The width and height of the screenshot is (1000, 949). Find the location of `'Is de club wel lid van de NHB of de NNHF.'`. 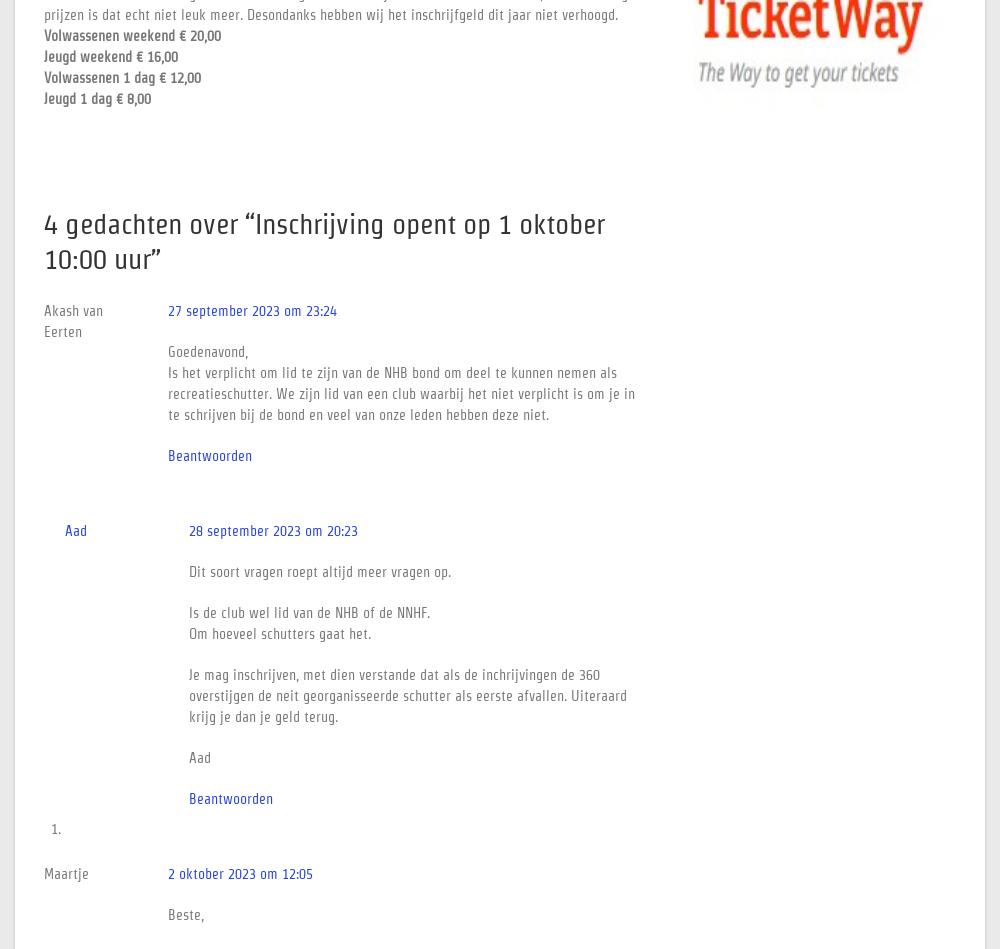

'Is de club wel lid van de NHB of de NNHF.' is located at coordinates (309, 611).